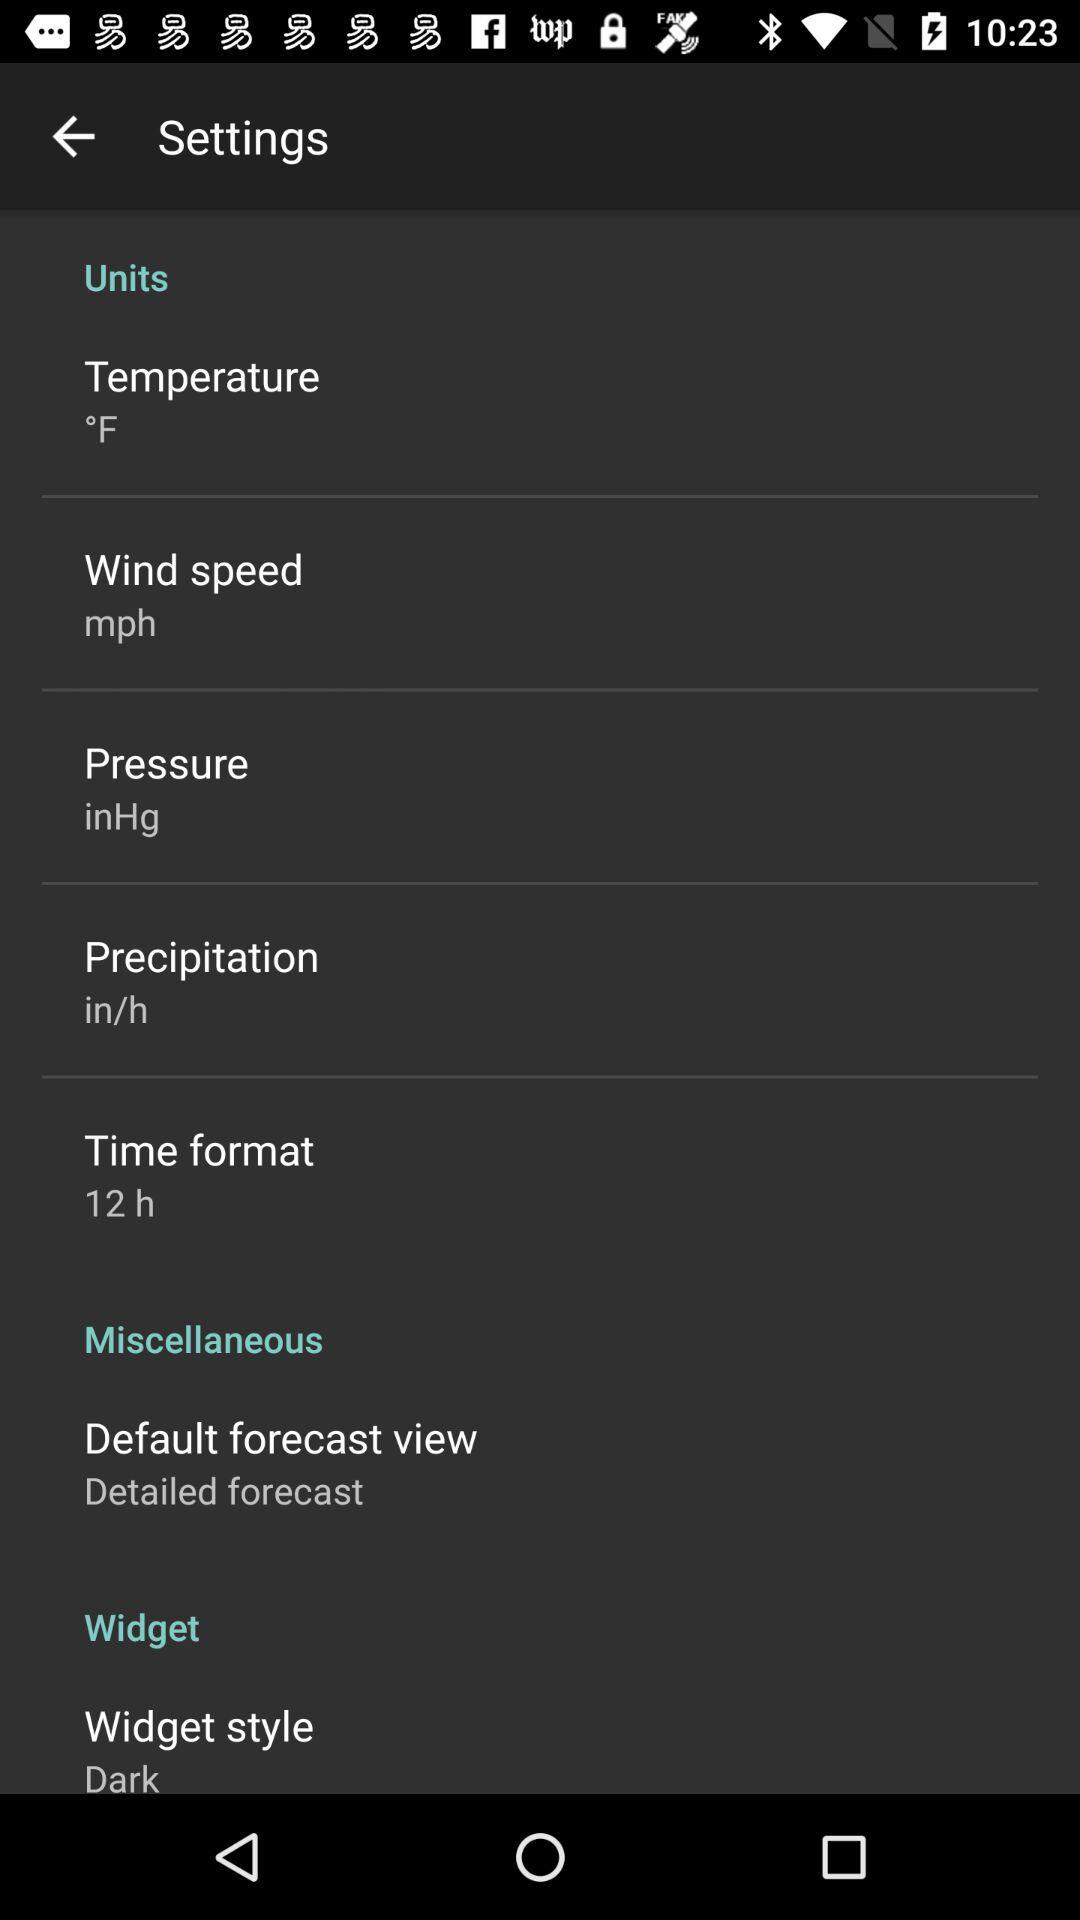 This screenshot has width=1080, height=1920. What do you see at coordinates (121, 815) in the screenshot?
I see `the inhg` at bounding box center [121, 815].